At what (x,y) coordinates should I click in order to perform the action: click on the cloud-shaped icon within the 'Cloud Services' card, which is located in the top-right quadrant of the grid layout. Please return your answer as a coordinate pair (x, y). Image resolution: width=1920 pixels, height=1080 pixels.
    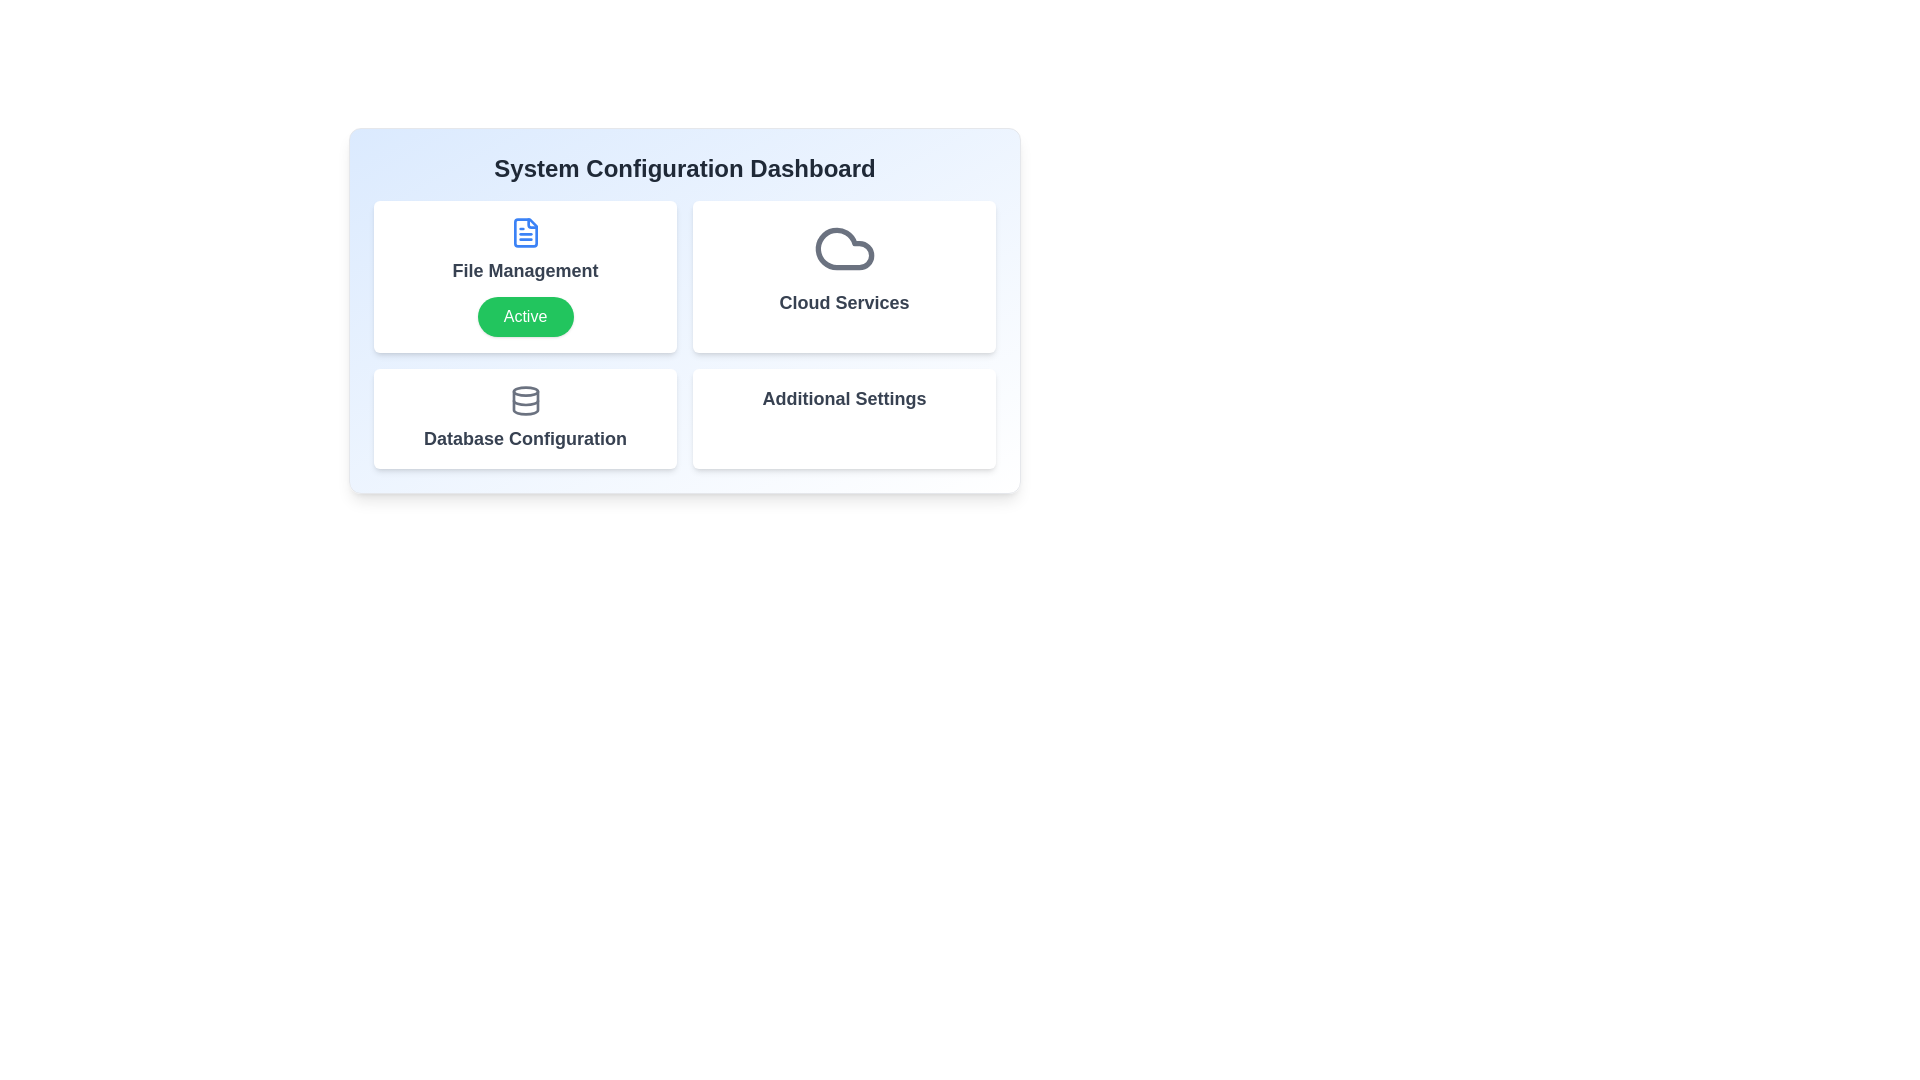
    Looking at the image, I should click on (844, 248).